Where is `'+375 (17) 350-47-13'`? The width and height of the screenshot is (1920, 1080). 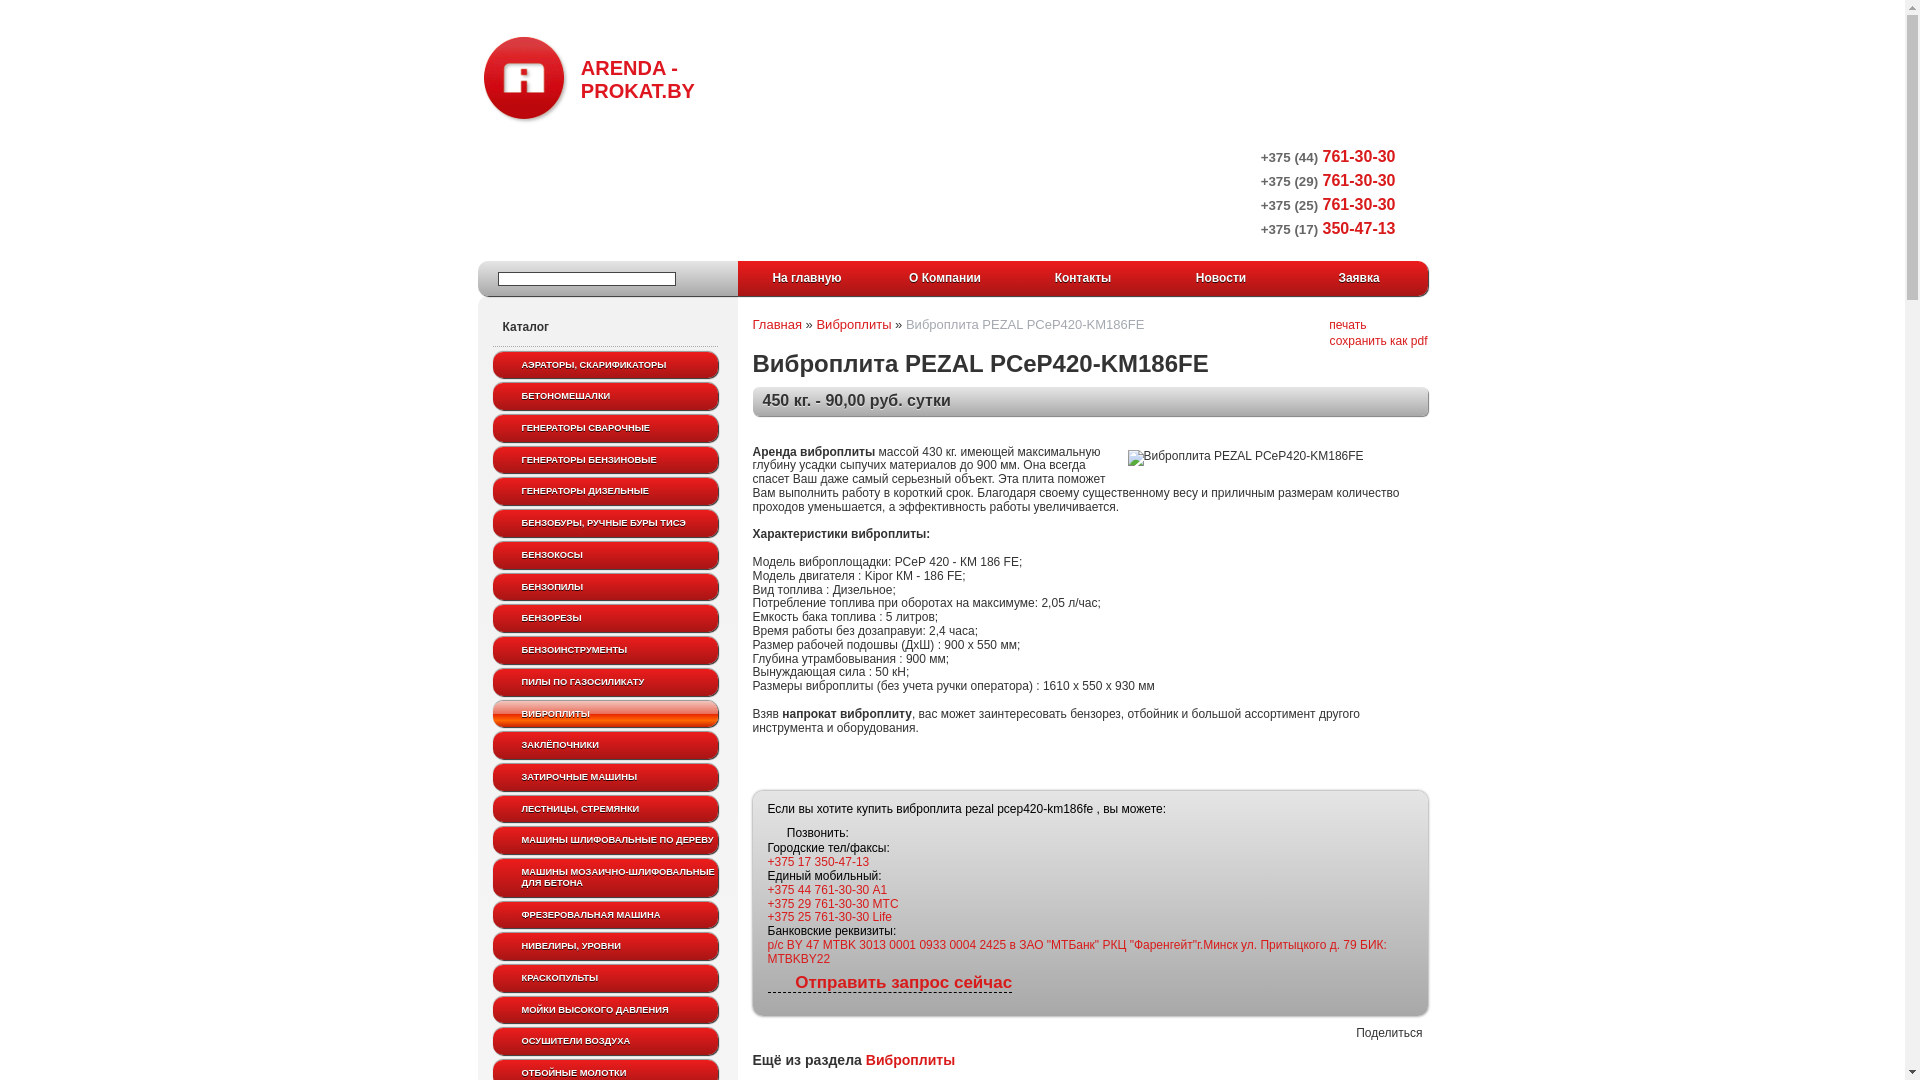 '+375 (17) 350-47-13' is located at coordinates (1328, 227).